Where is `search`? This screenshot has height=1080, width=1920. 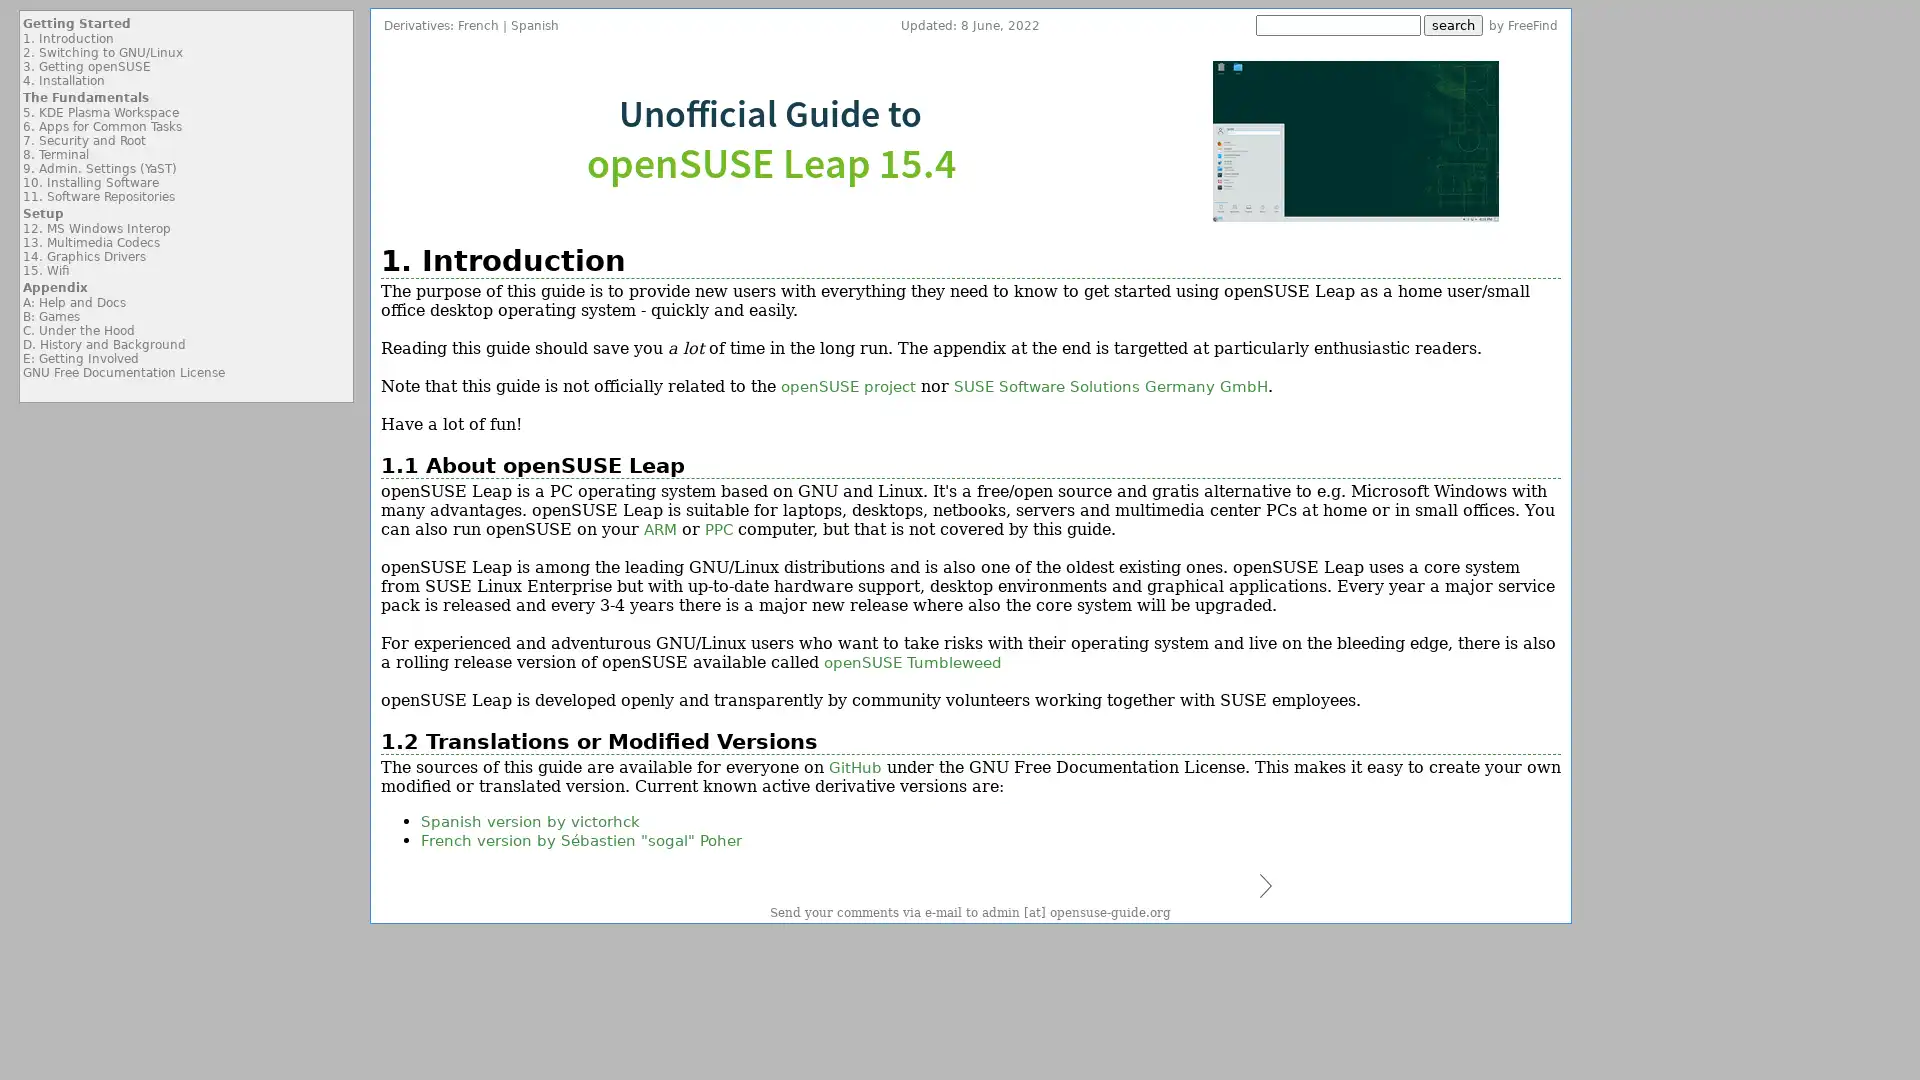
search is located at coordinates (1453, 25).